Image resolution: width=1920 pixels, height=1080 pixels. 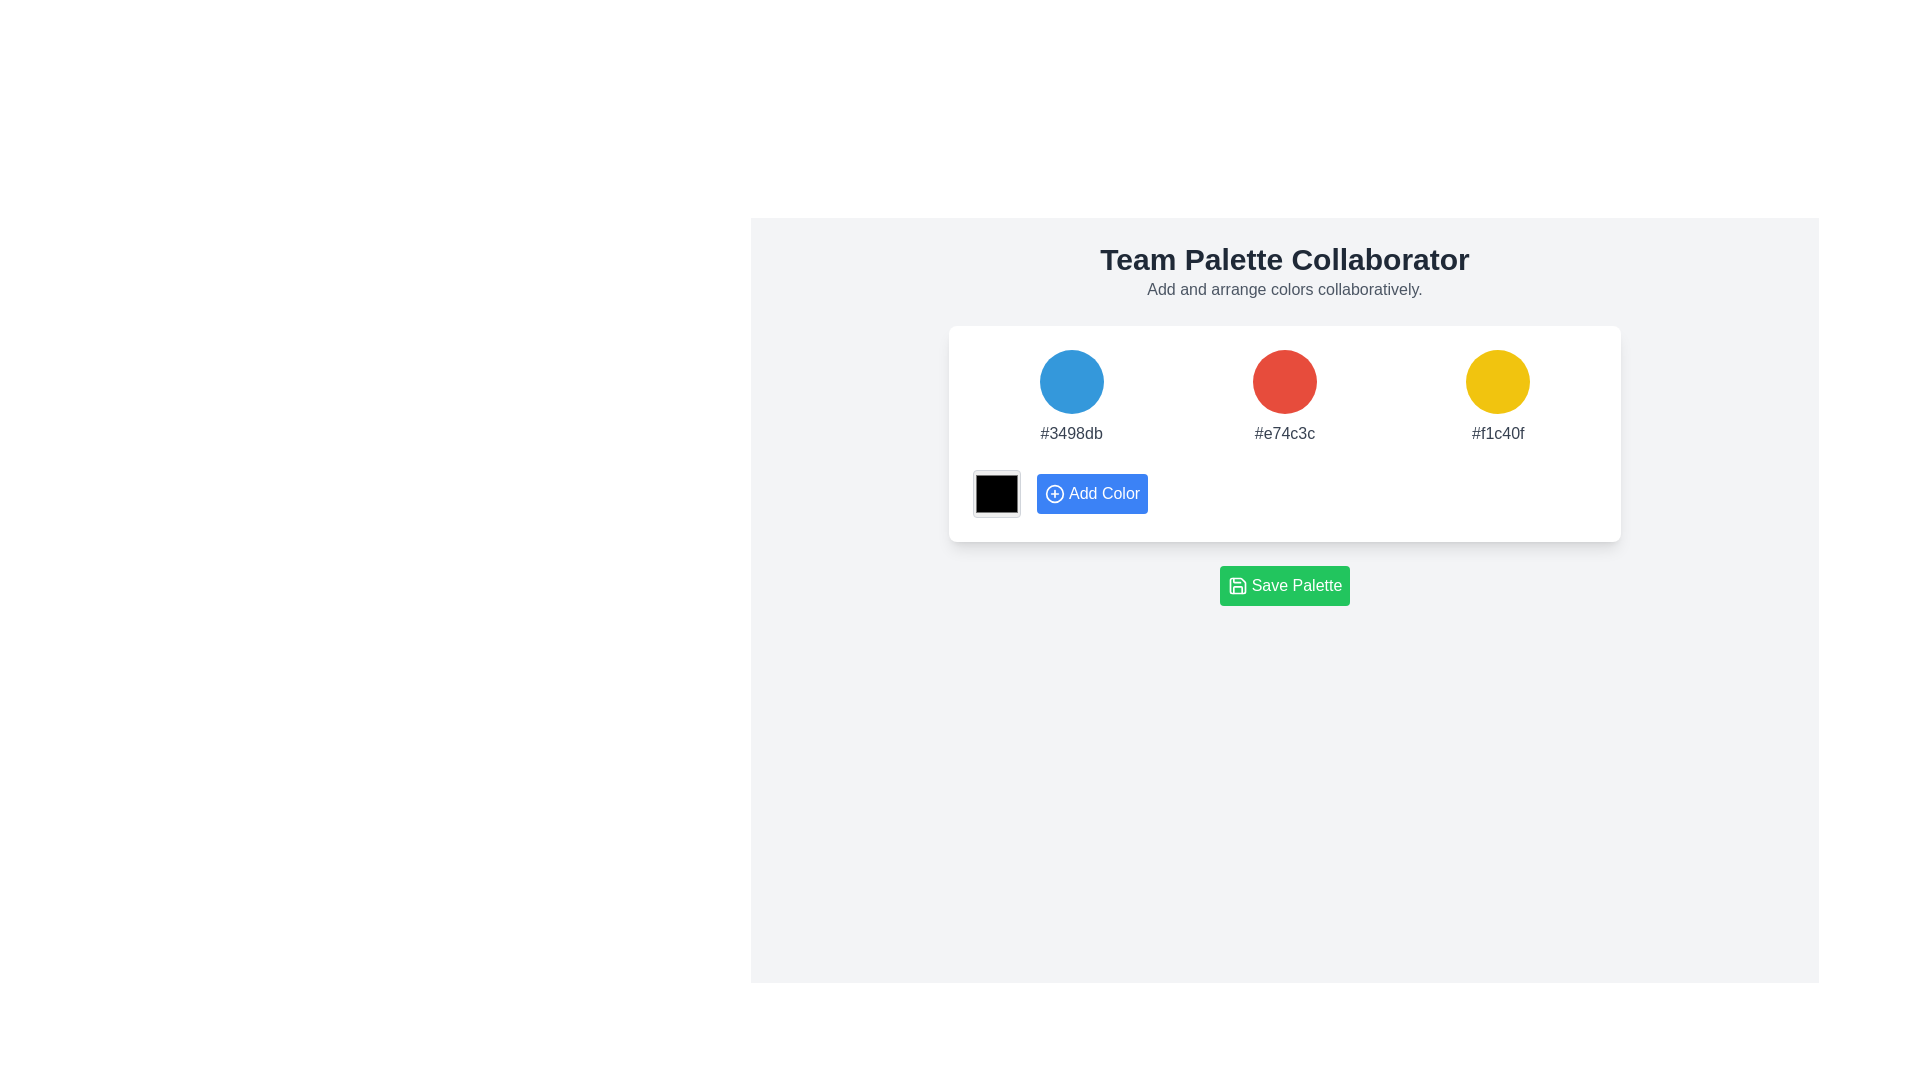 I want to click on text from the gray text label displaying the hex value '#3498db', positioned below the blue circular color icon in the palette, so click(x=1070, y=433).